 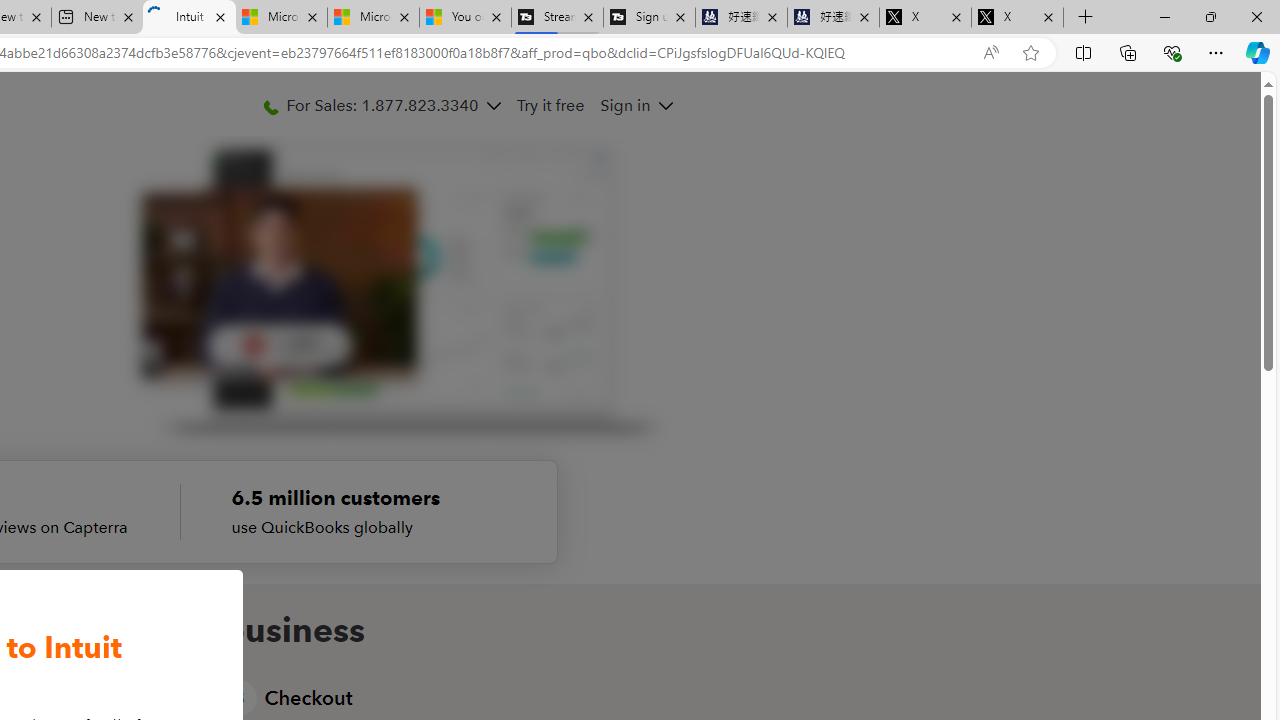 I want to click on 'Sign in', so click(x=635, y=105).